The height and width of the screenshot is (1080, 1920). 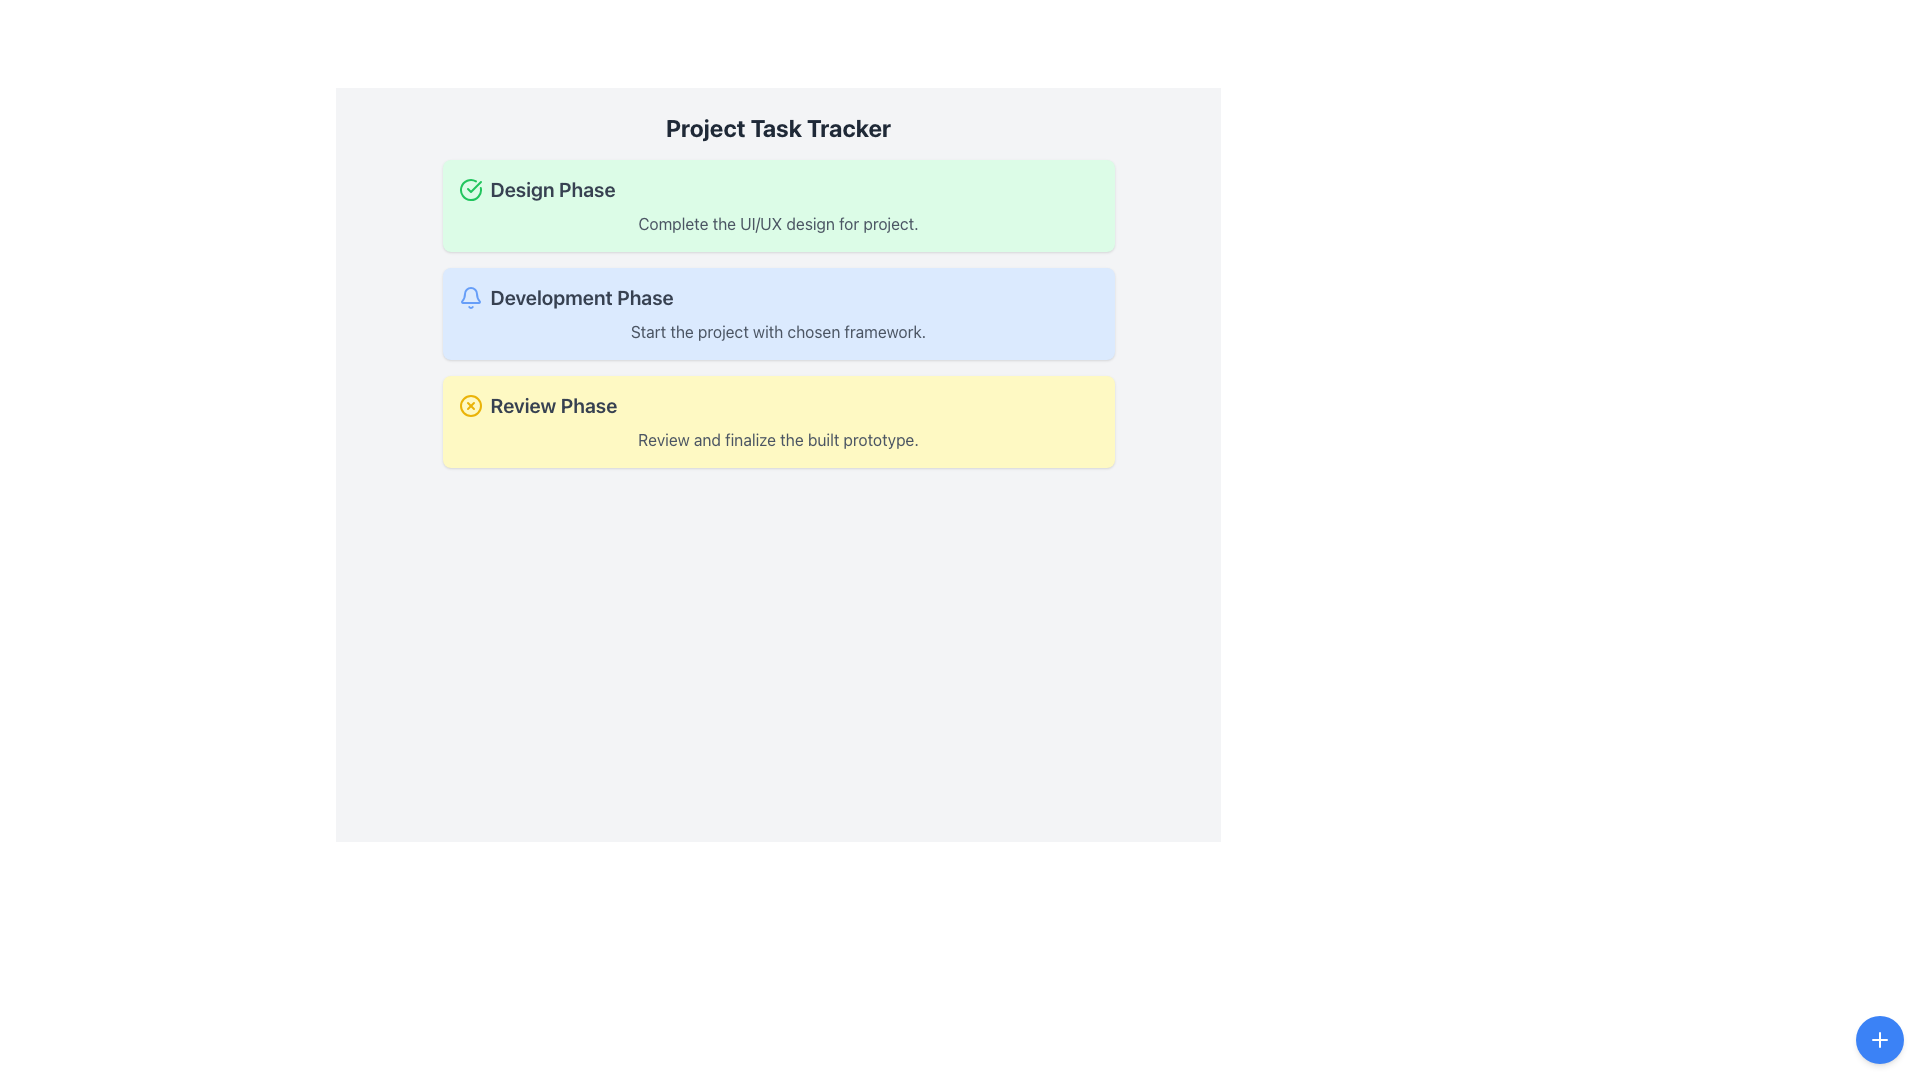 I want to click on the text label that indicates the current stage in the project task flow, located in the second task block titled 'Development Phase', positioned below 'Design Phase' and above 'Review Phase', so click(x=581, y=297).